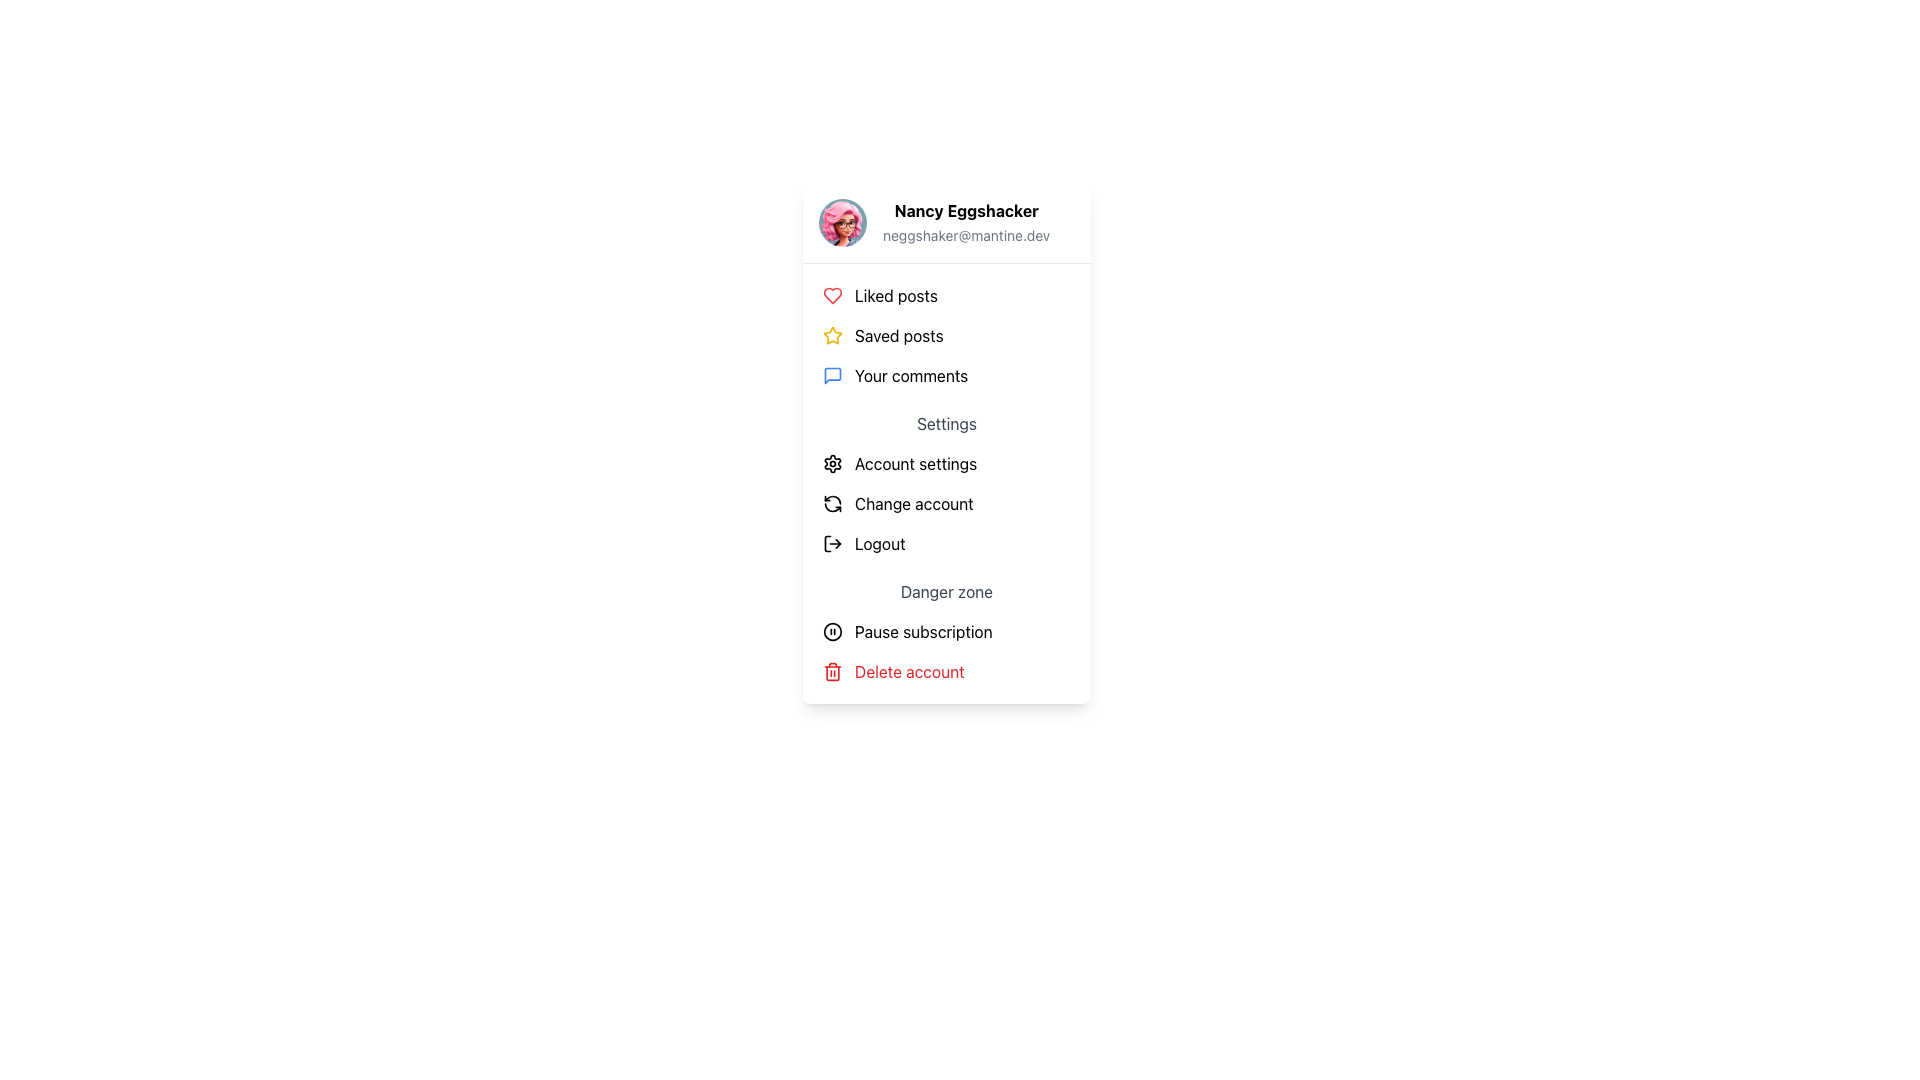 Image resolution: width=1920 pixels, height=1080 pixels. I want to click on information displayed in the user profile block, which includes the user's avatar, name, and email, positioned at the top of the menu, so click(945, 223).